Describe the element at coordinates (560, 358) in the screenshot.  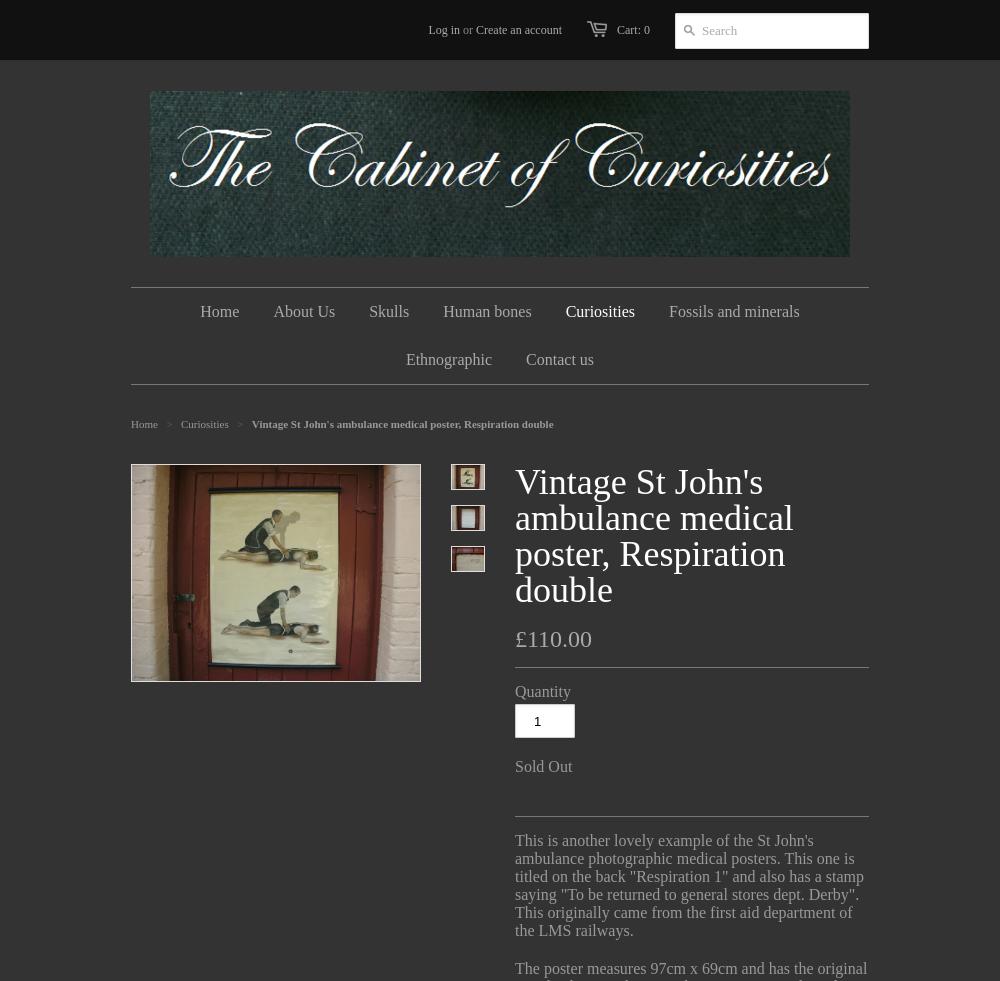
I see `'Contact us'` at that location.